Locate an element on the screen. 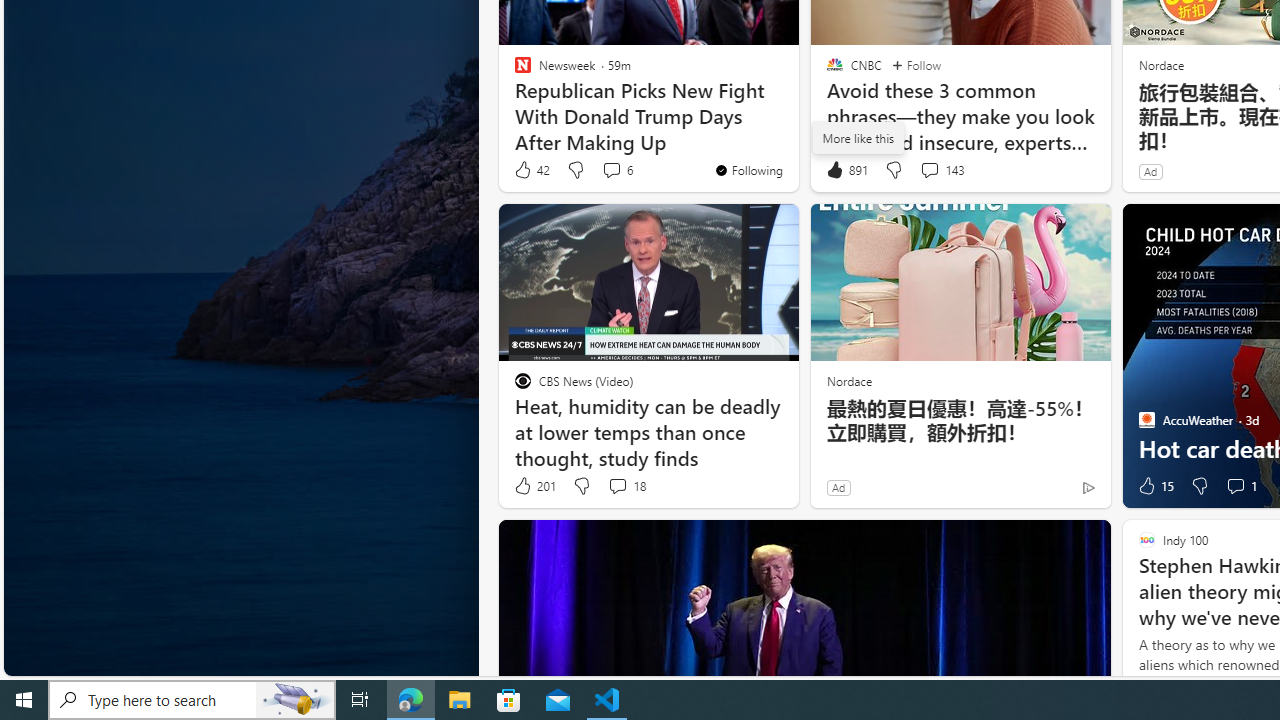 This screenshot has height=720, width=1280. 'View comments 18 Comment' is located at coordinates (616, 486).